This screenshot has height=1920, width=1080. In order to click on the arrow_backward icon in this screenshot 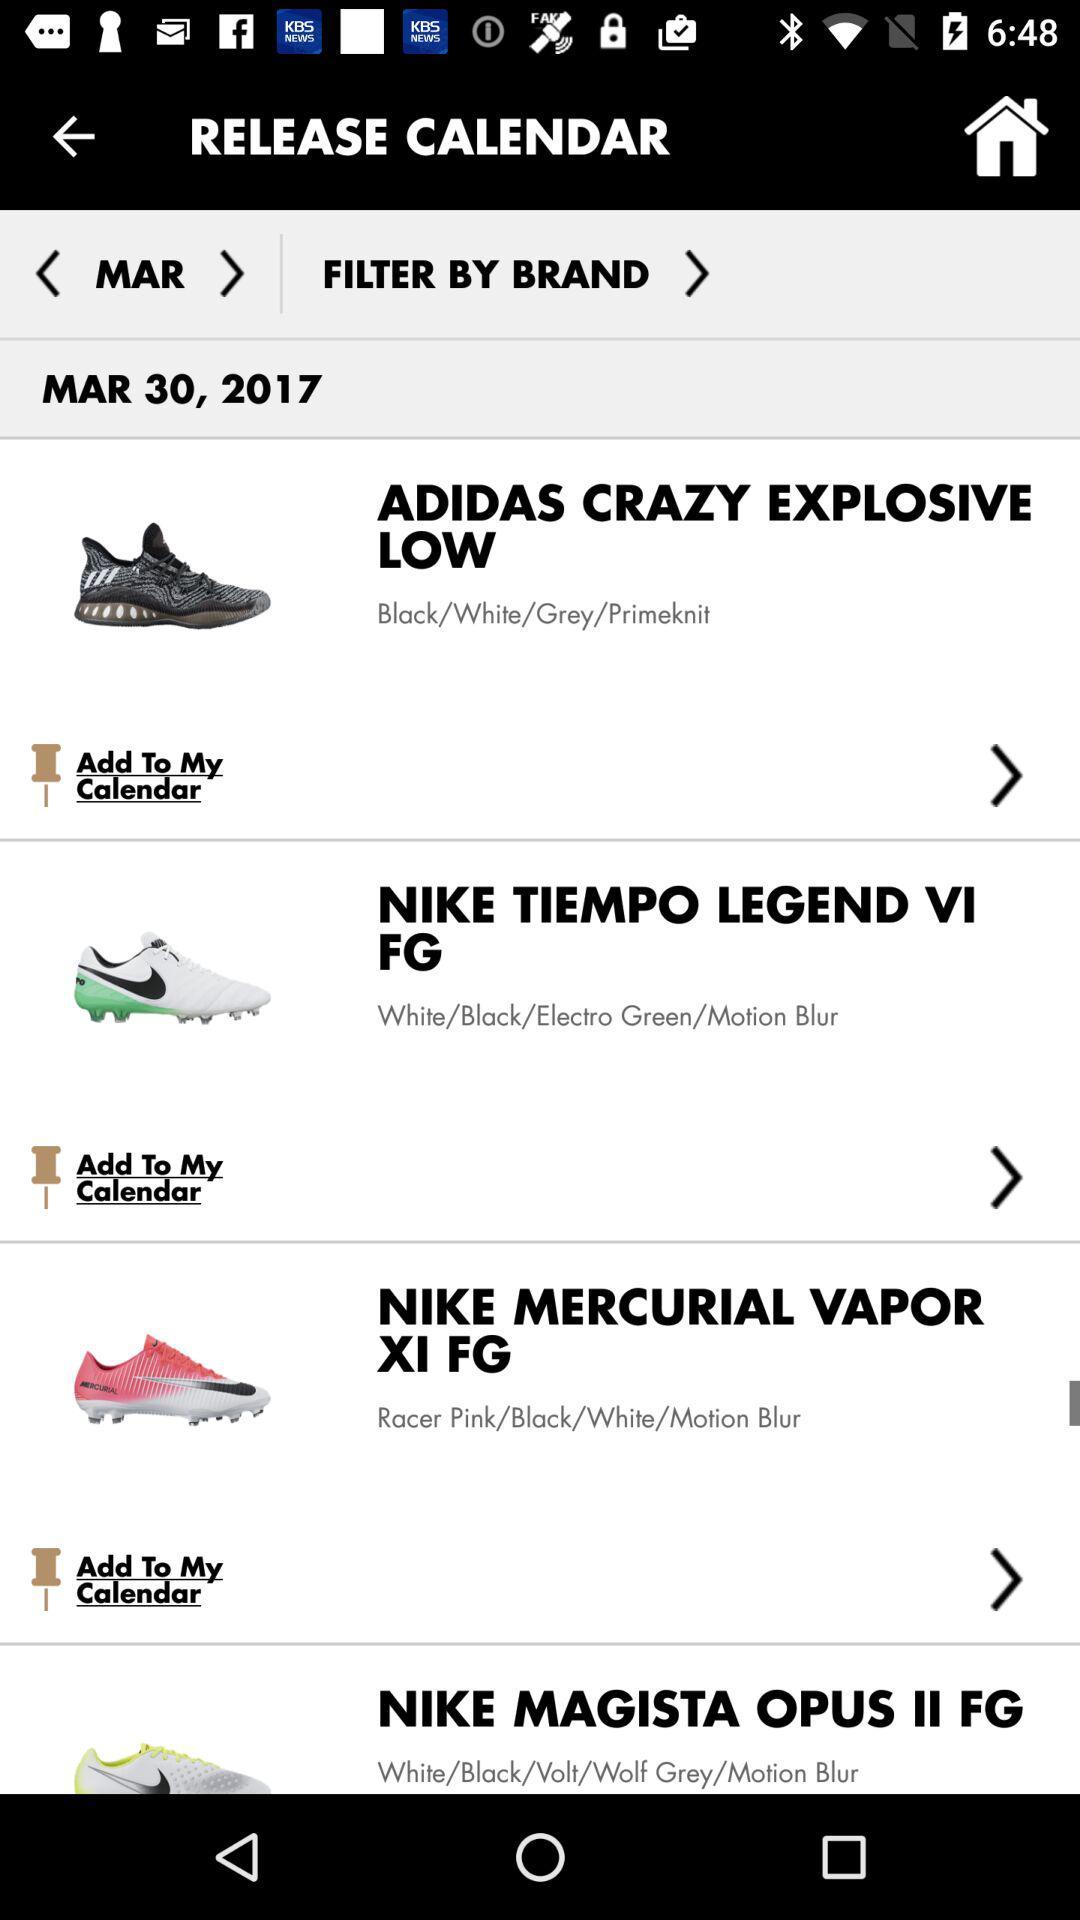, I will do `click(46, 272)`.